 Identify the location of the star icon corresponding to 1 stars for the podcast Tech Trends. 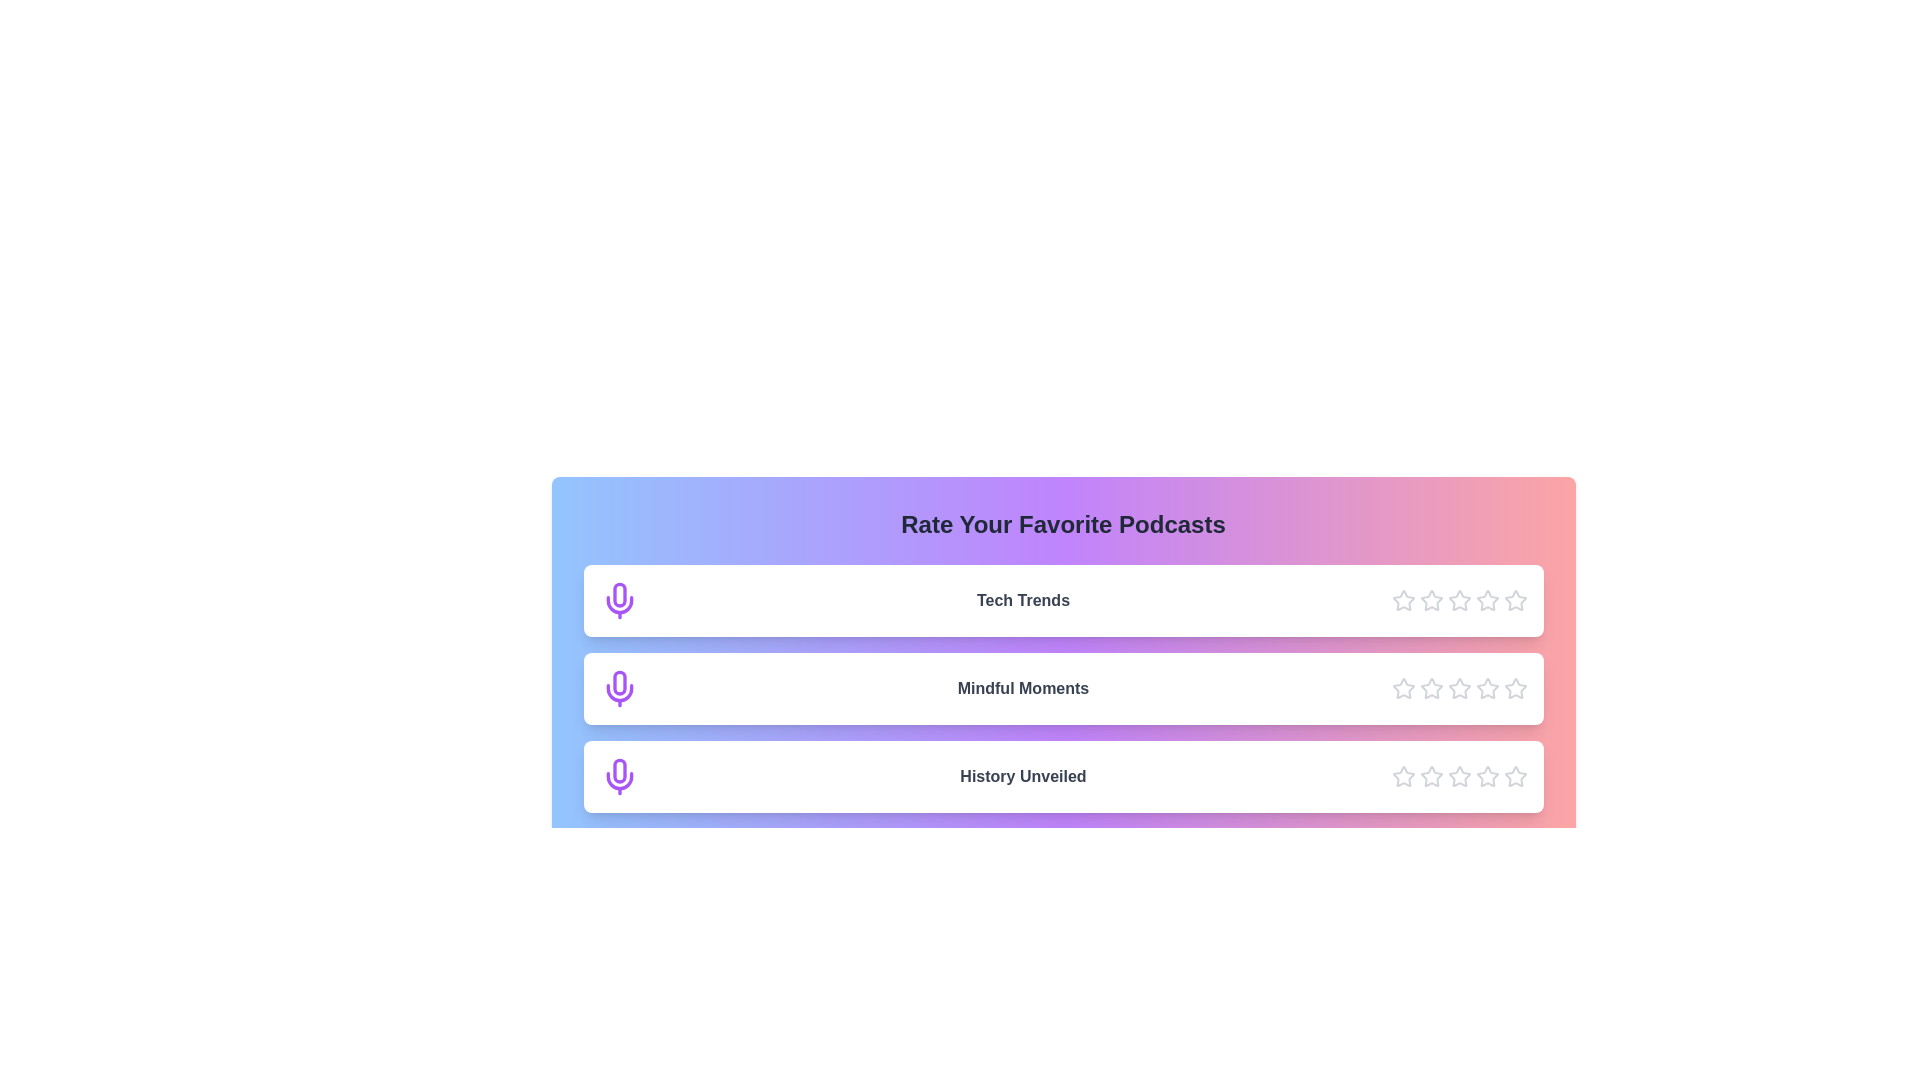
(1402, 600).